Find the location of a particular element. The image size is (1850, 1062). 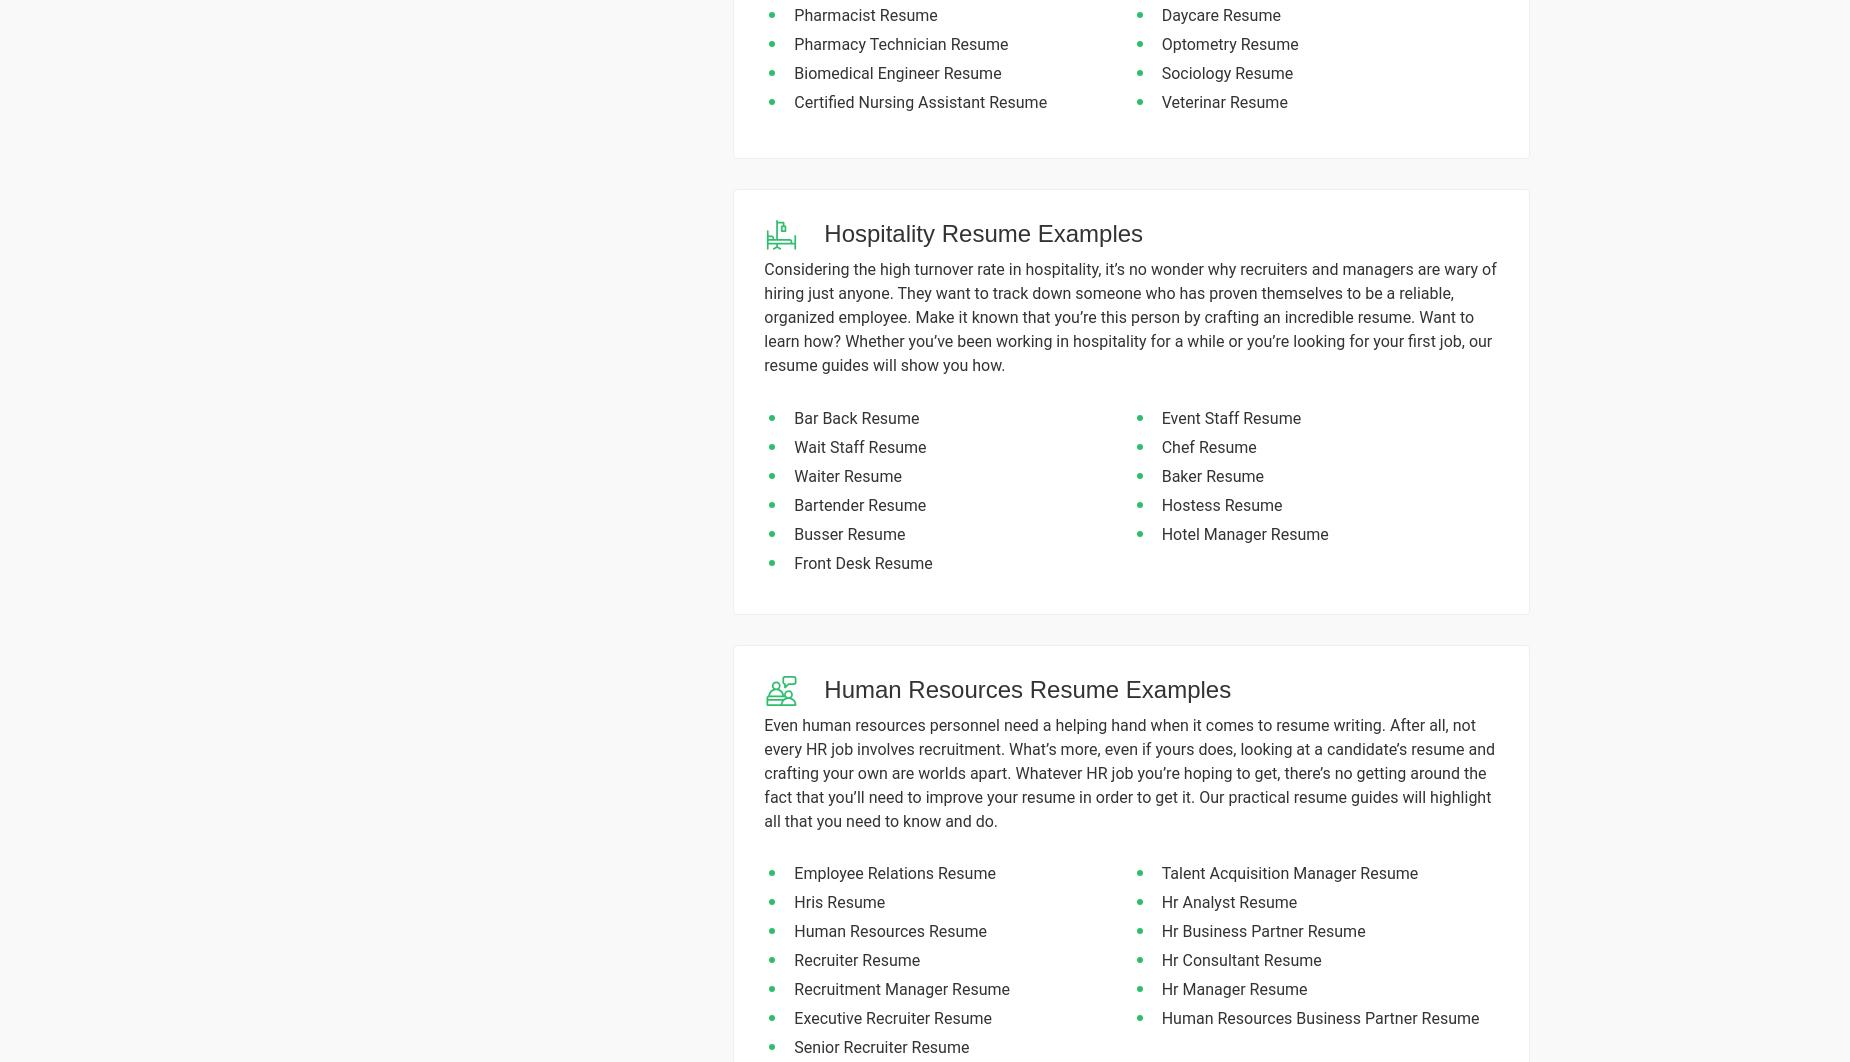

'Considering the high turnover rate in hospitality, it’s no wonder why recruiters and managers are wary of hiring just anyone. They want to track down someone who has proven themselves to be a reliable, organized employee. Make it known that you’re this person by crafting an incredible resume. Want to learn how? Whether you’ve been working in hospitality for a while or you’re looking for your first job, our resume guides will show you how.' is located at coordinates (1128, 315).